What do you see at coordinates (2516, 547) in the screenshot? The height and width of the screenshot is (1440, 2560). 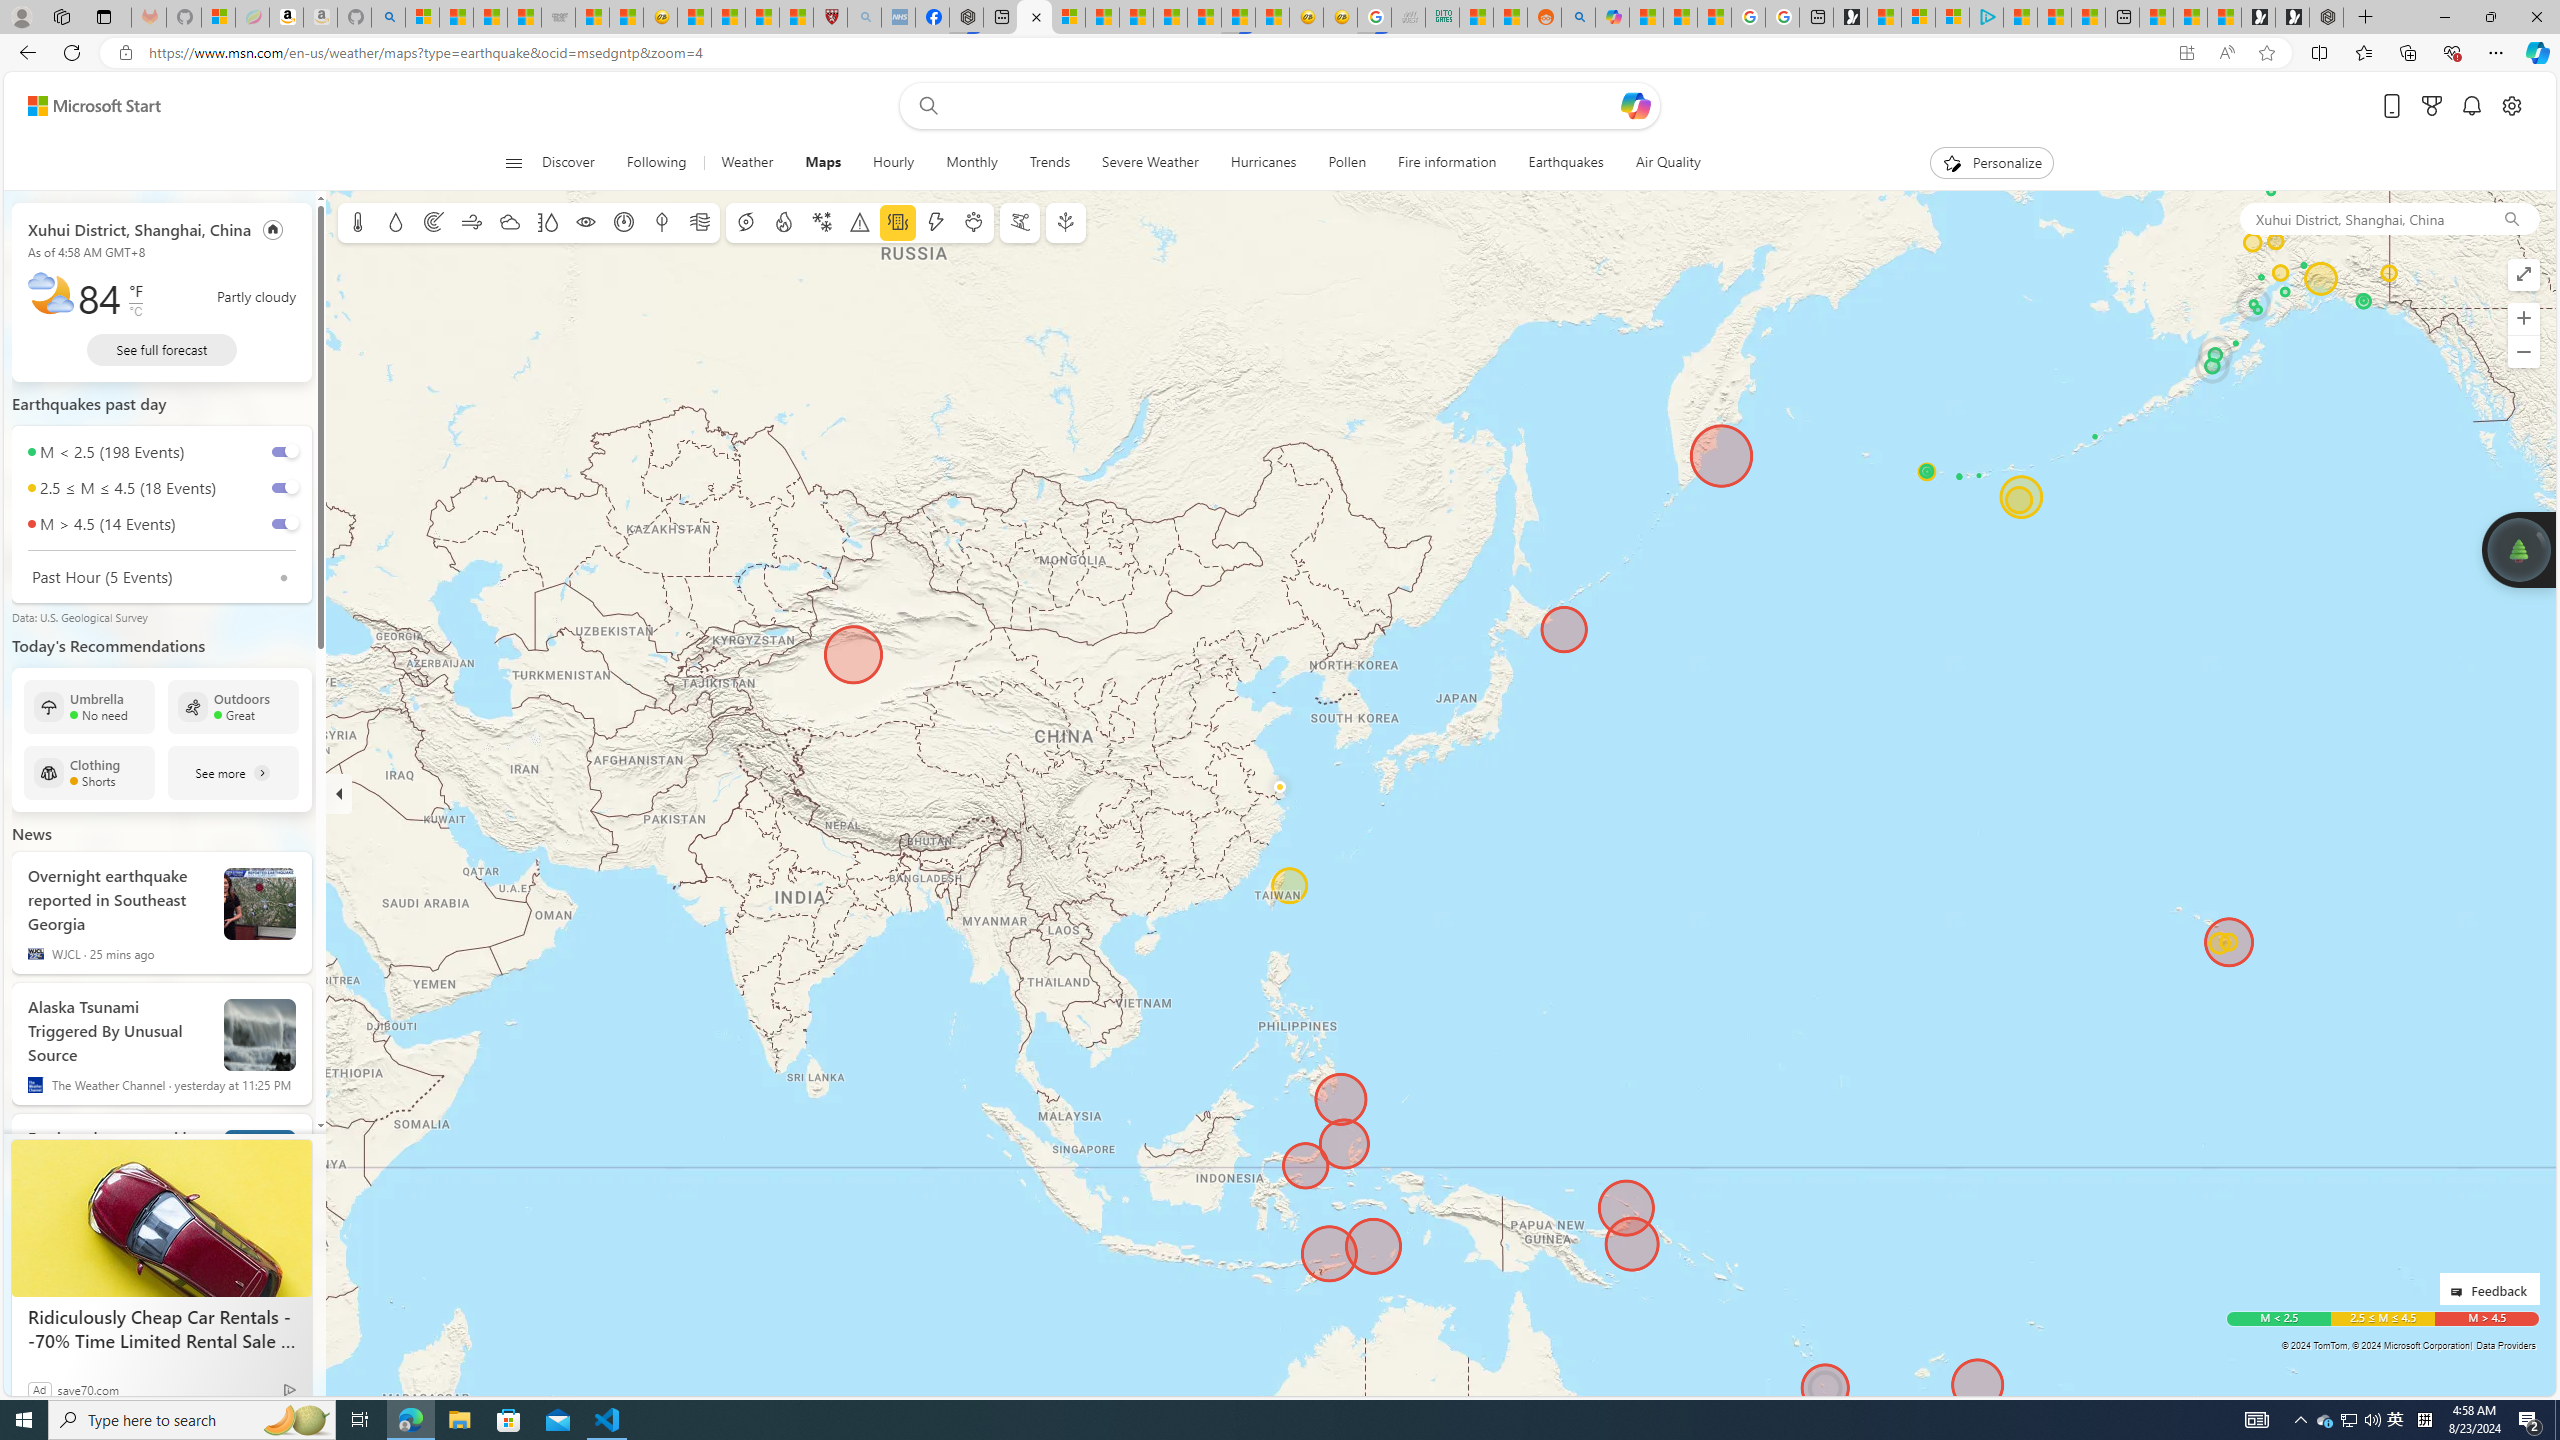 I see `'Join us in planting real trees to help our planet!'` at bounding box center [2516, 547].